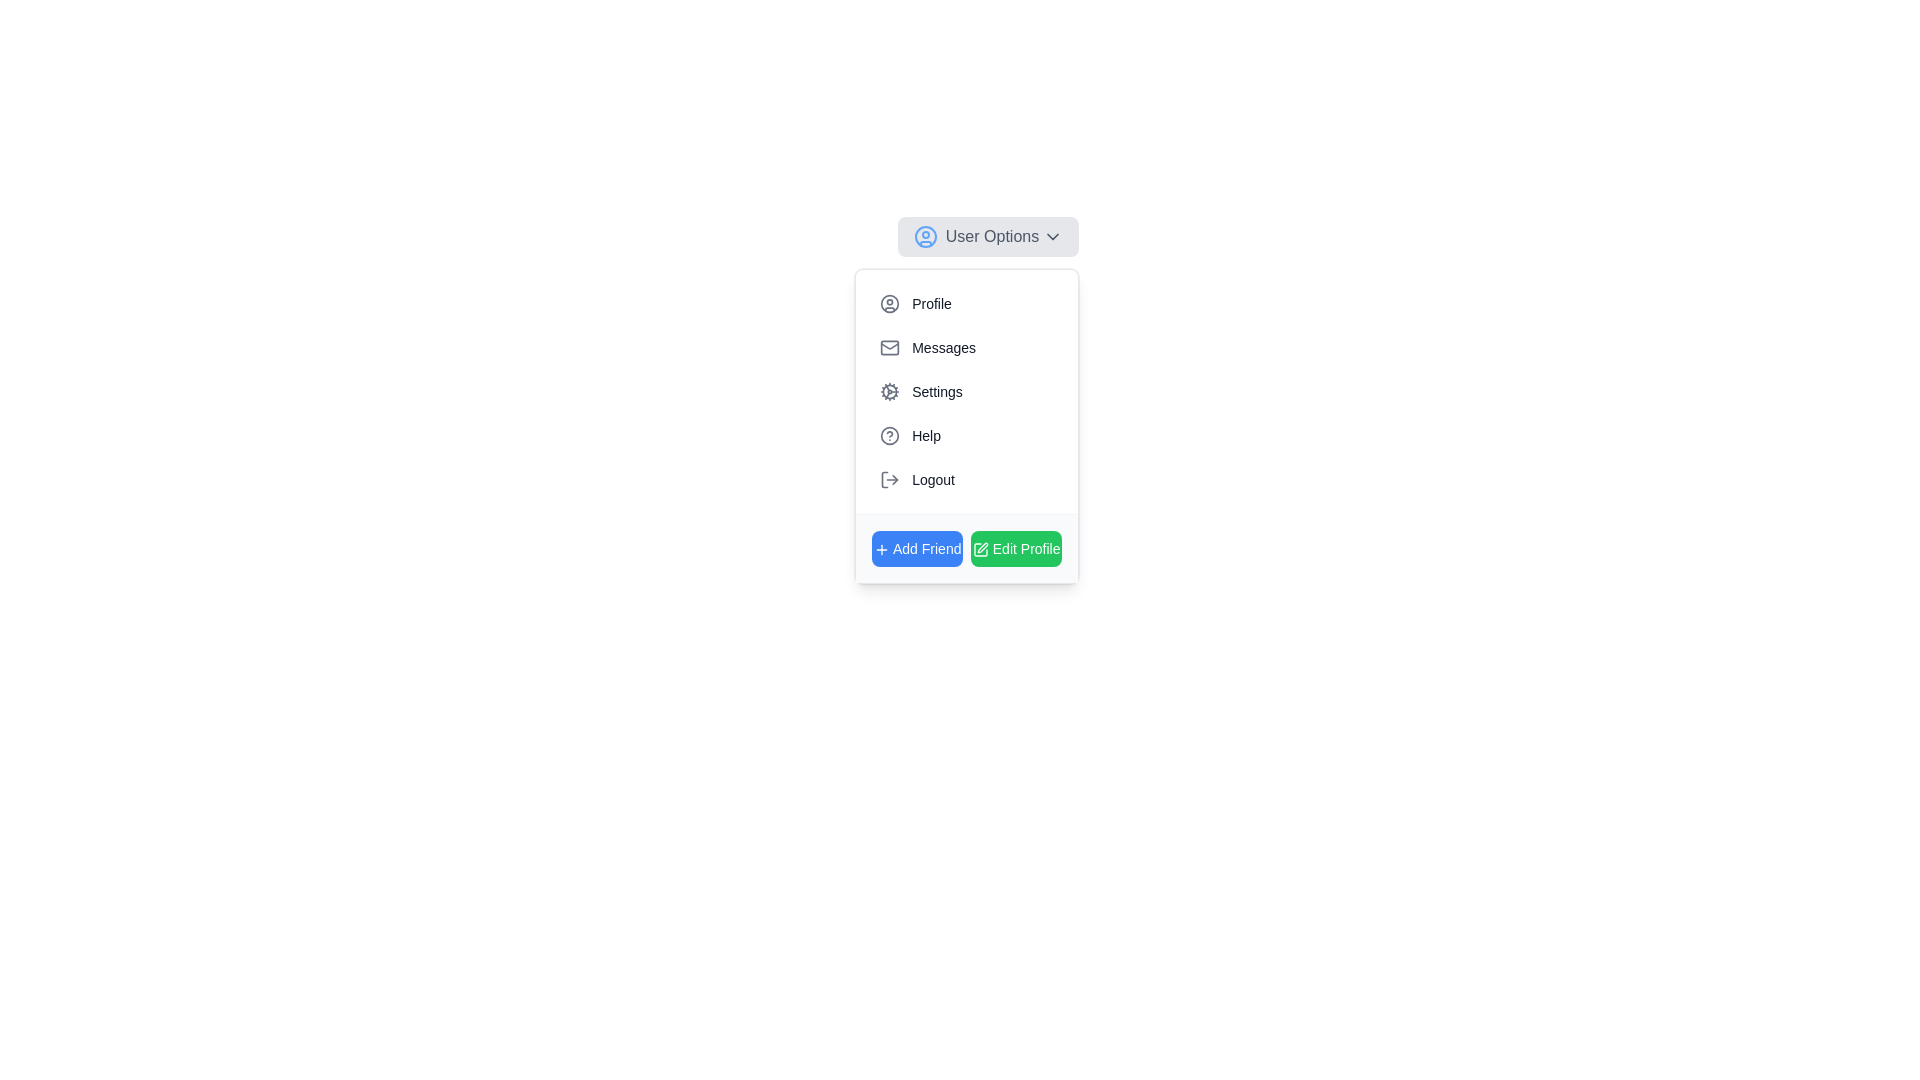 The image size is (1920, 1080). Describe the element at coordinates (880, 550) in the screenshot. I see `the icon representing the 'Add Friend' action, located on the left side of the 'Add Friend' button within the blue button at the bottom-left corner of the menu panel` at that location.